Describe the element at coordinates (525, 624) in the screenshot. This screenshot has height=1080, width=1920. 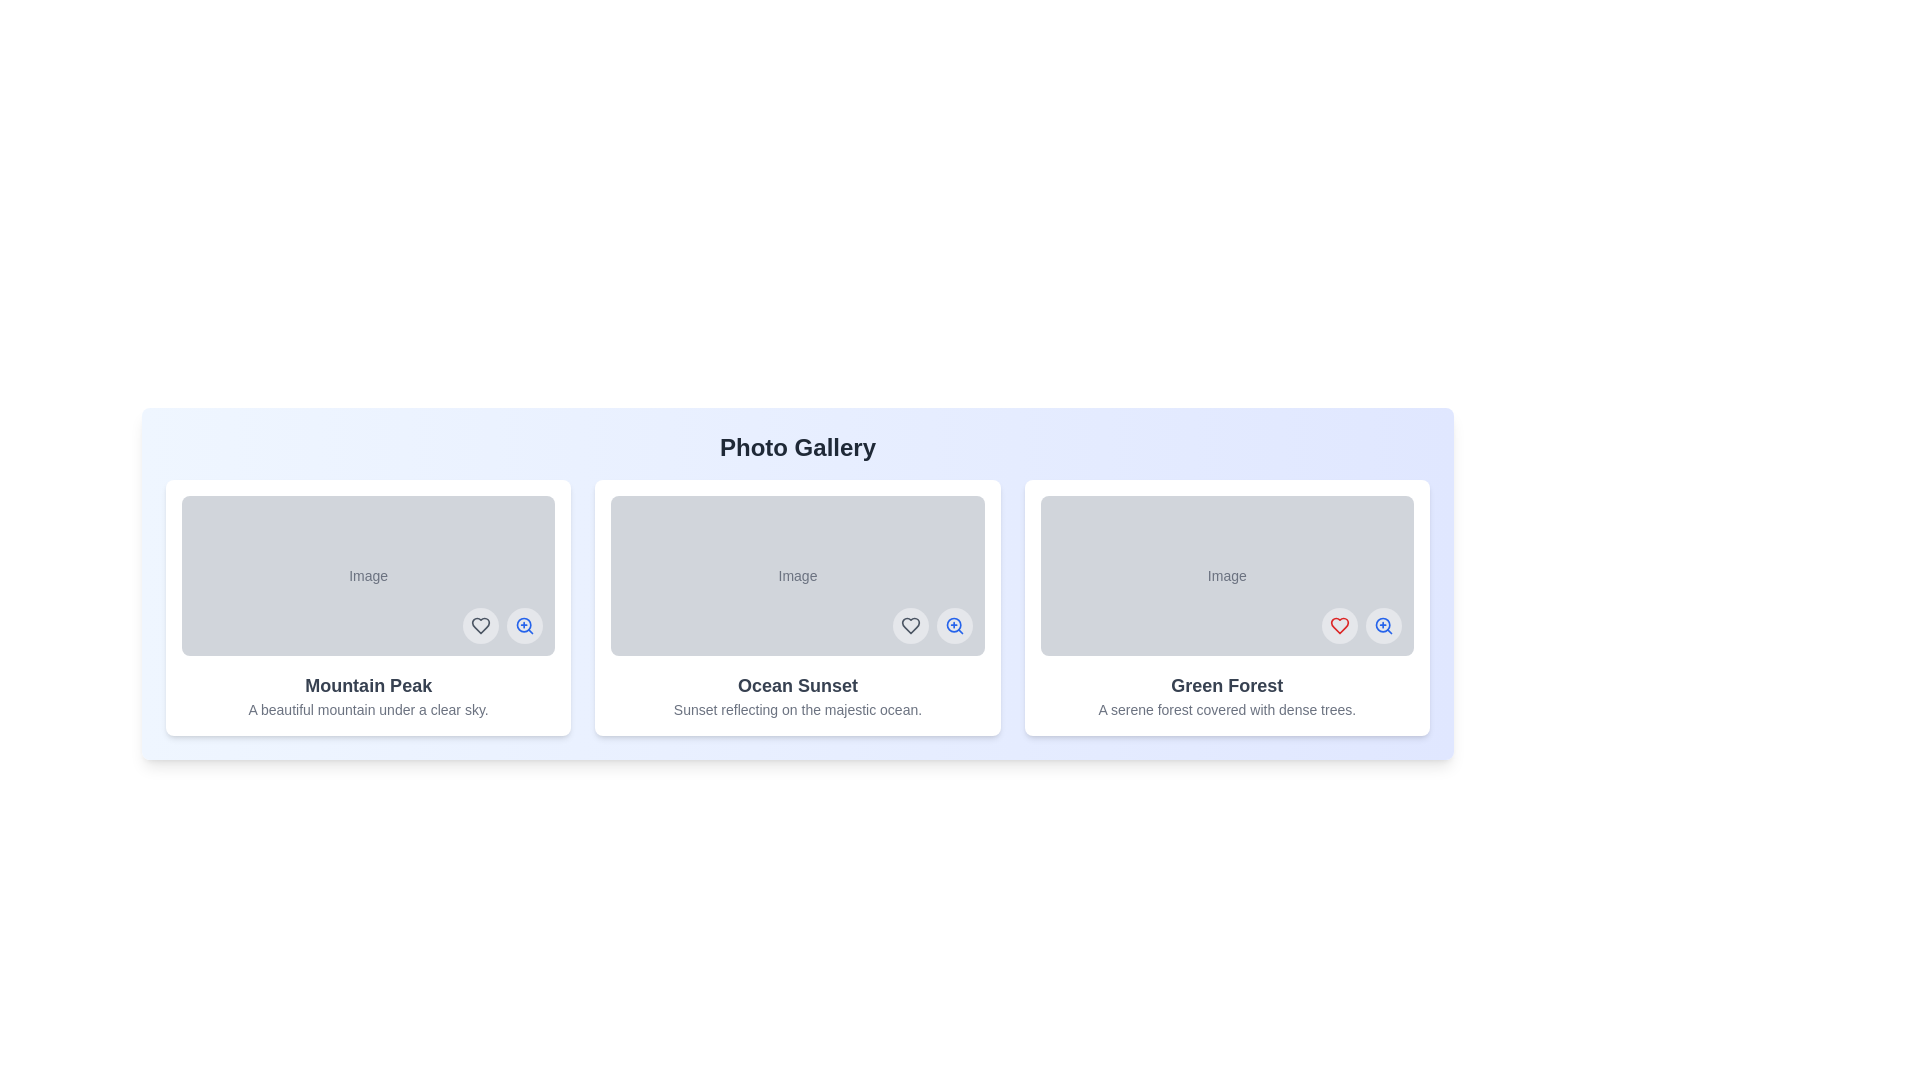
I see `zoom button on the image titled Mountain Peak` at that location.